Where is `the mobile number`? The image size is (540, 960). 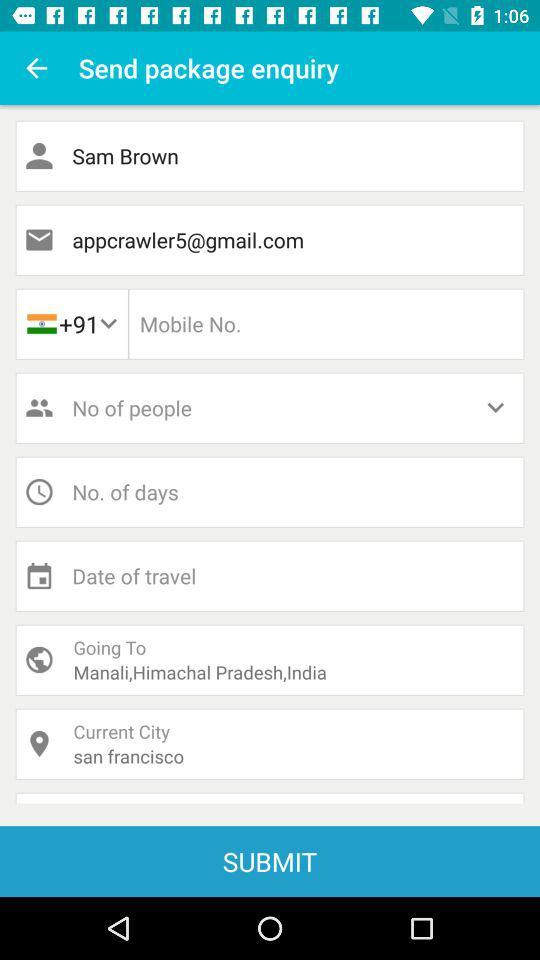 the mobile number is located at coordinates (326, 324).